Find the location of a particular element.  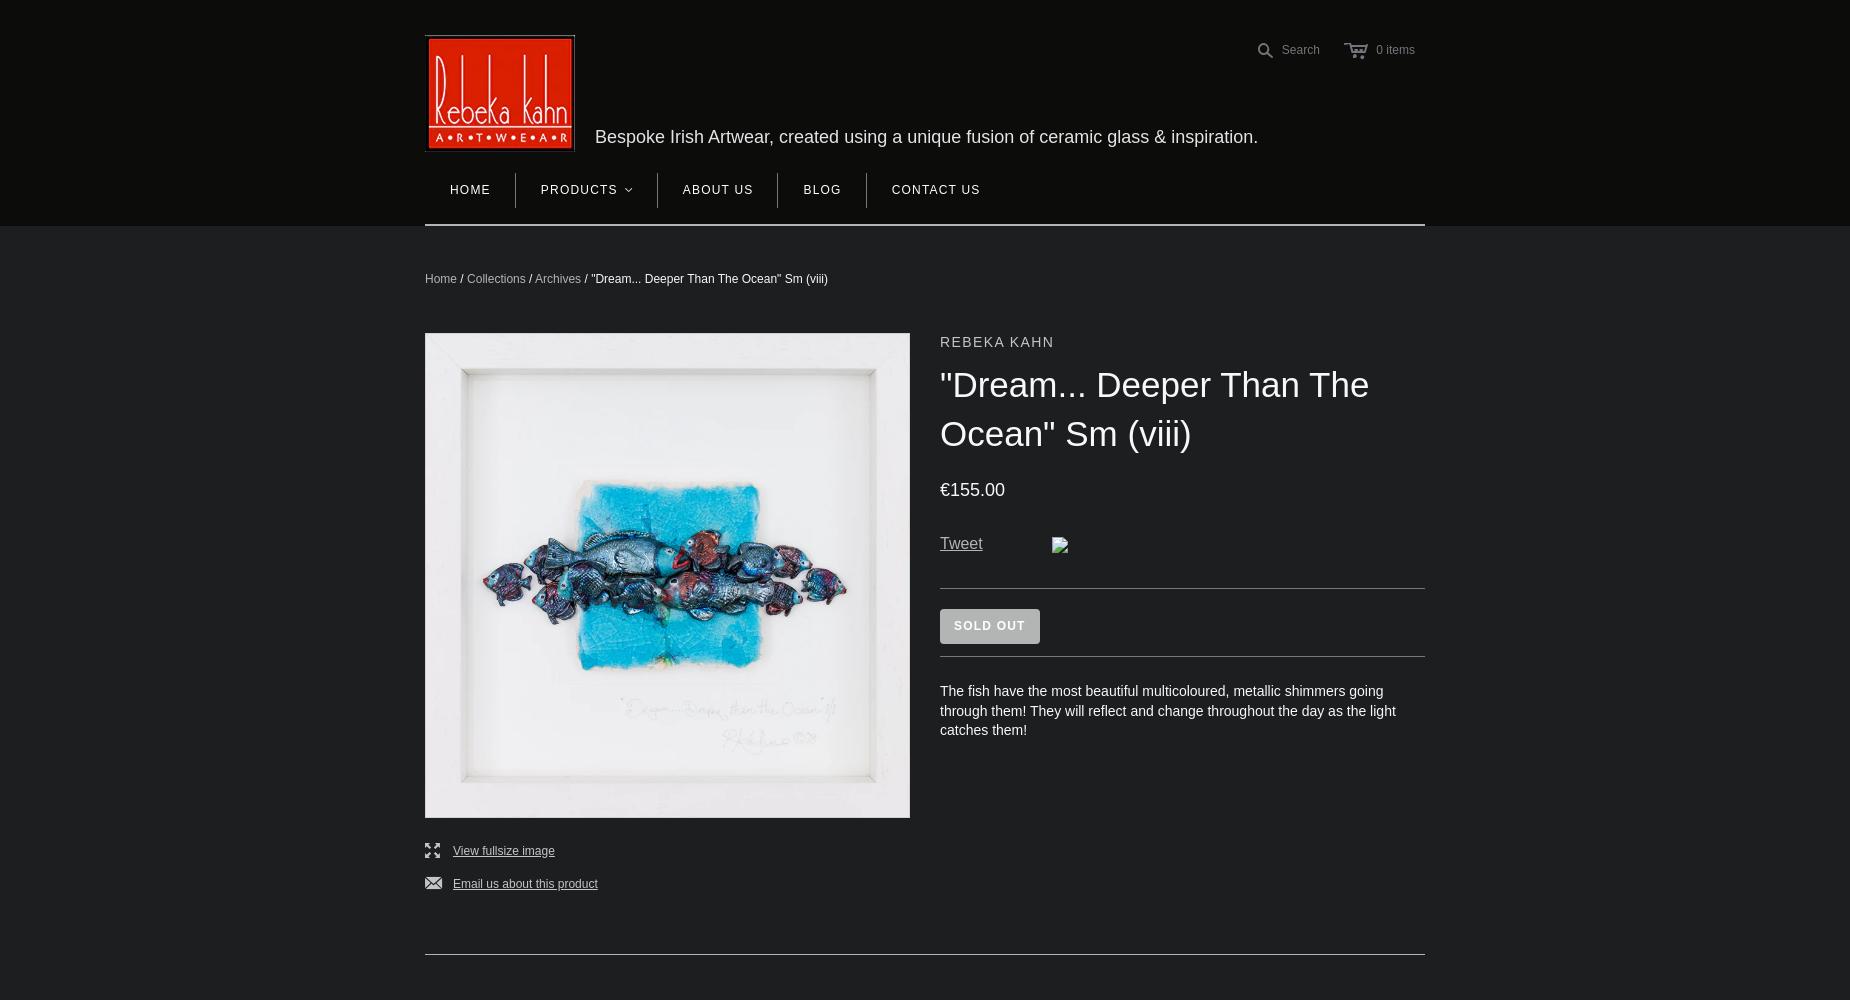

'Search' is located at coordinates (1298, 49).